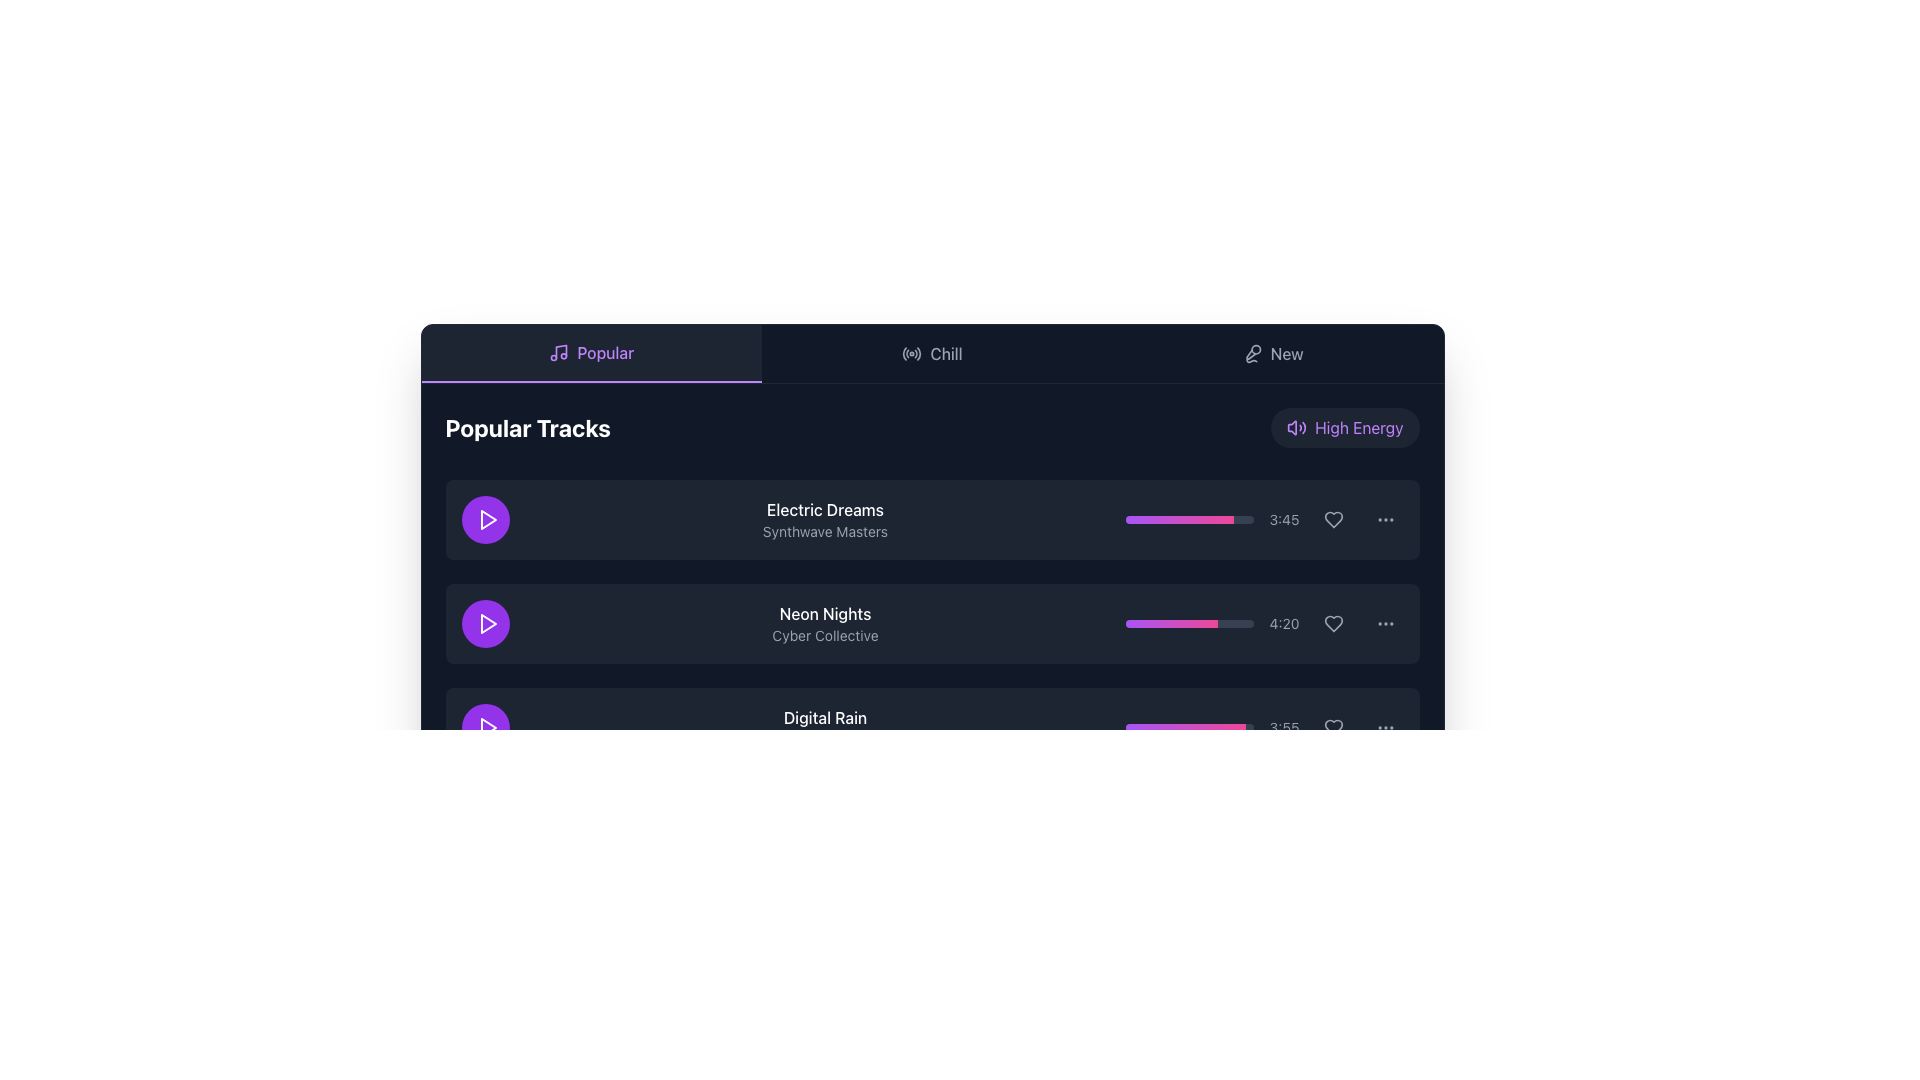 This screenshot has width=1920, height=1080. I want to click on the text label displaying 'New' located in the top-right corner of the interface, part of the horizontal navigation bar, so click(1287, 353).